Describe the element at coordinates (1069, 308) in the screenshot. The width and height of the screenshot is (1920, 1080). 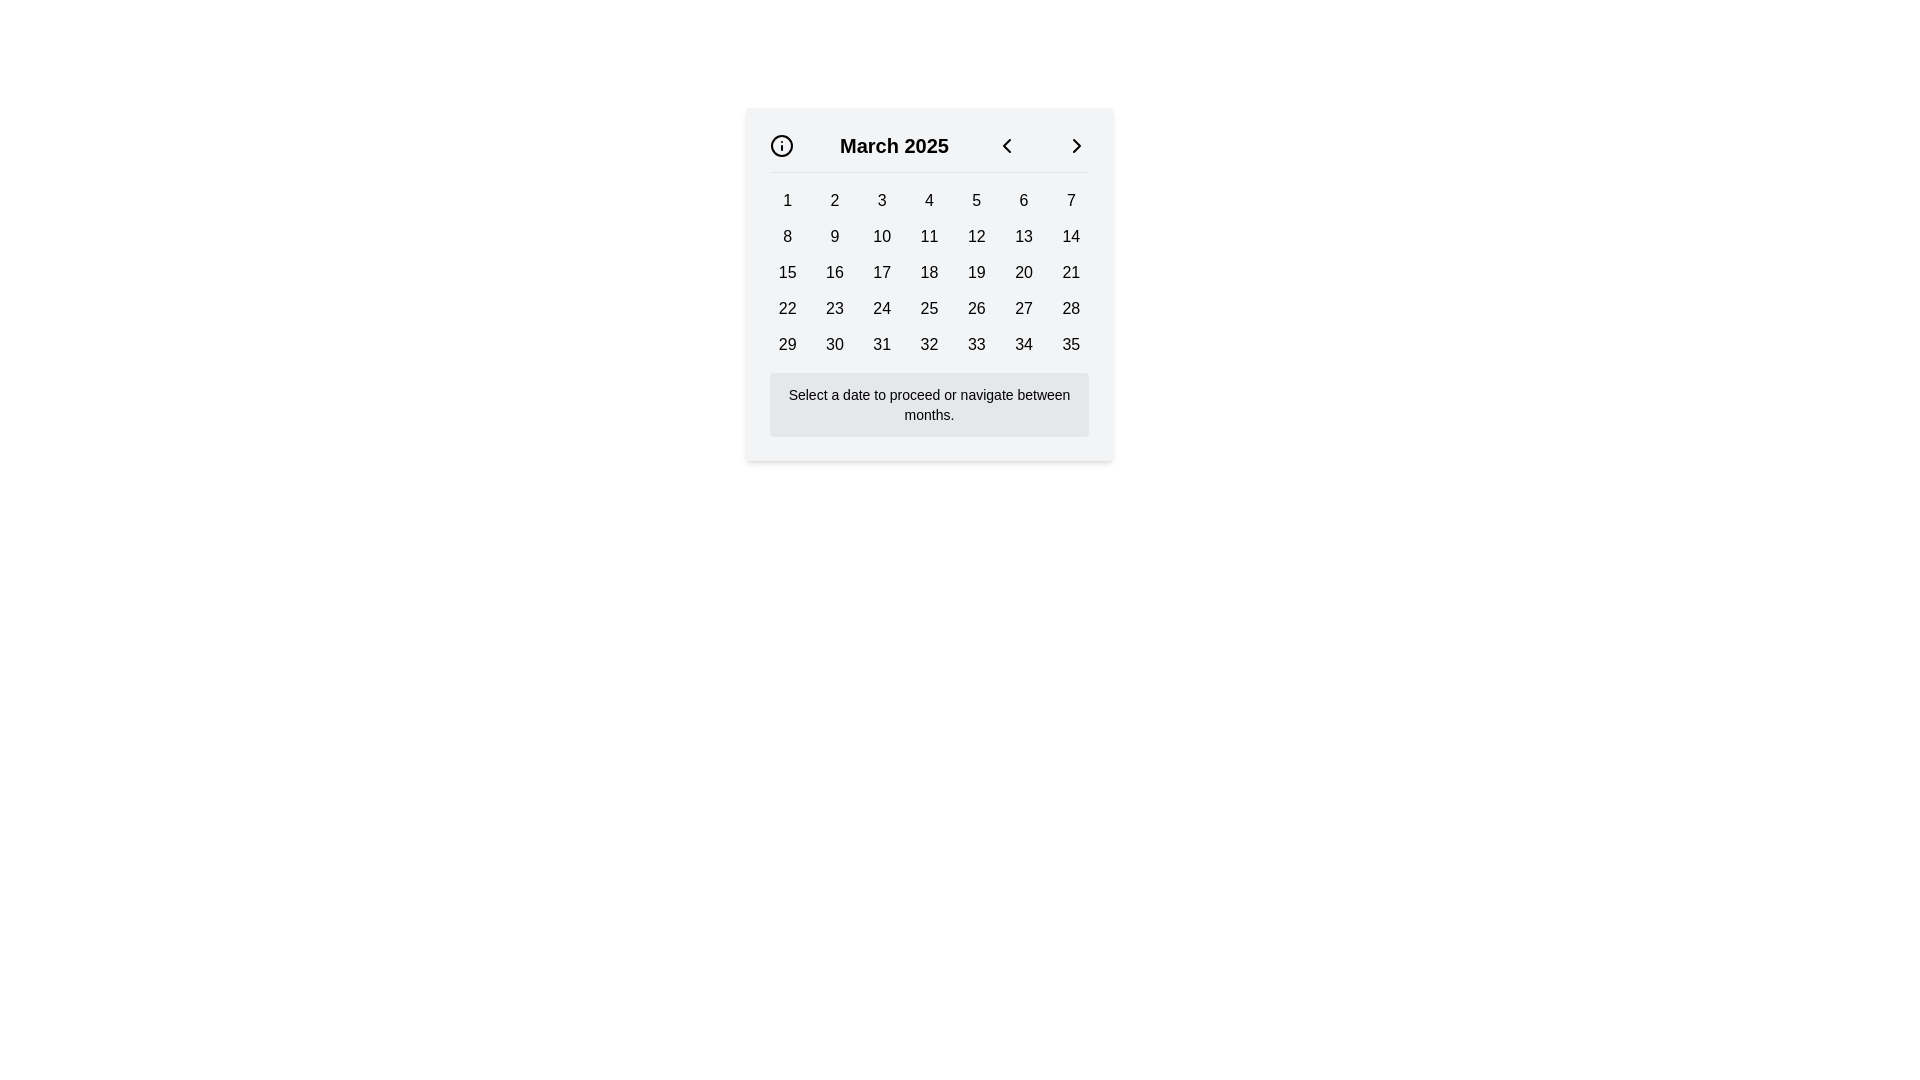
I see `the button displaying the number '28'` at that location.